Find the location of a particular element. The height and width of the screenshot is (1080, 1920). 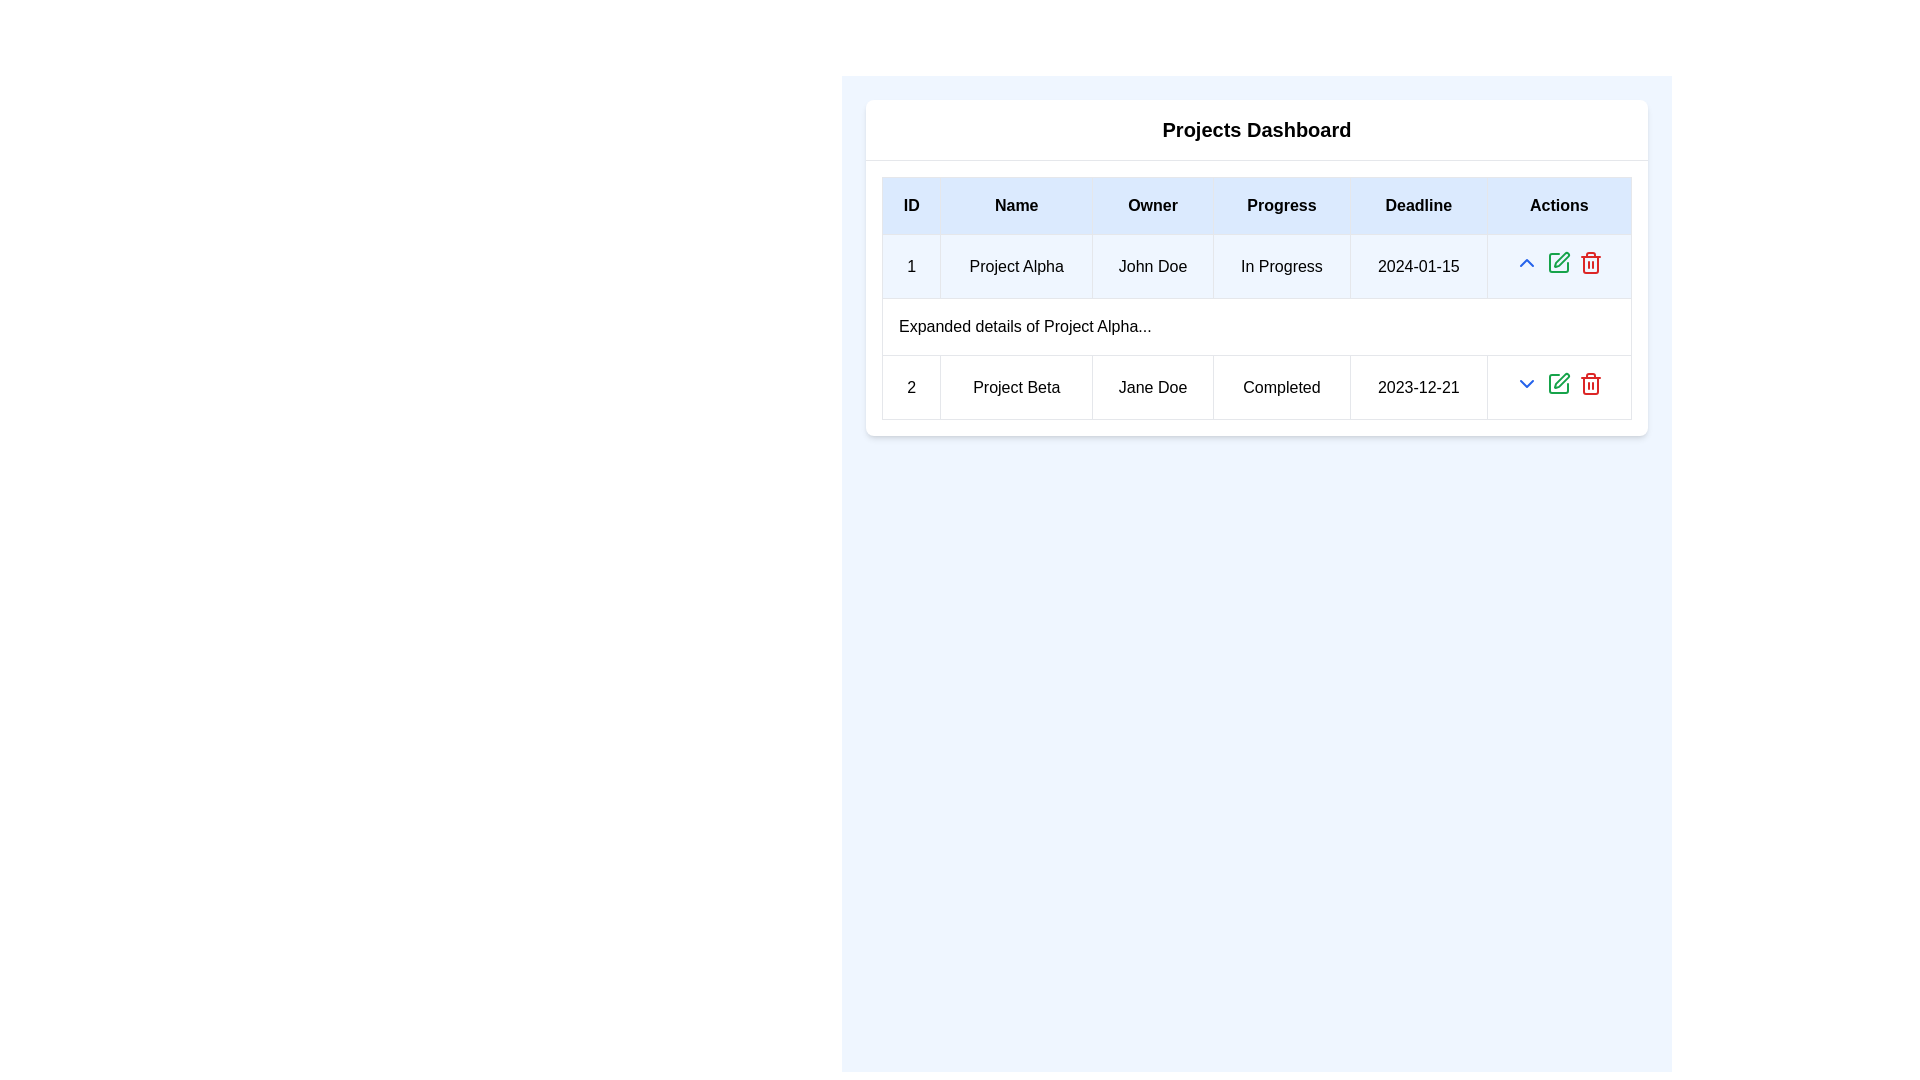

the edit icon in the 'Actions' column of the second row to initiate editing for the 'Project Beta' entry is located at coordinates (1558, 384).